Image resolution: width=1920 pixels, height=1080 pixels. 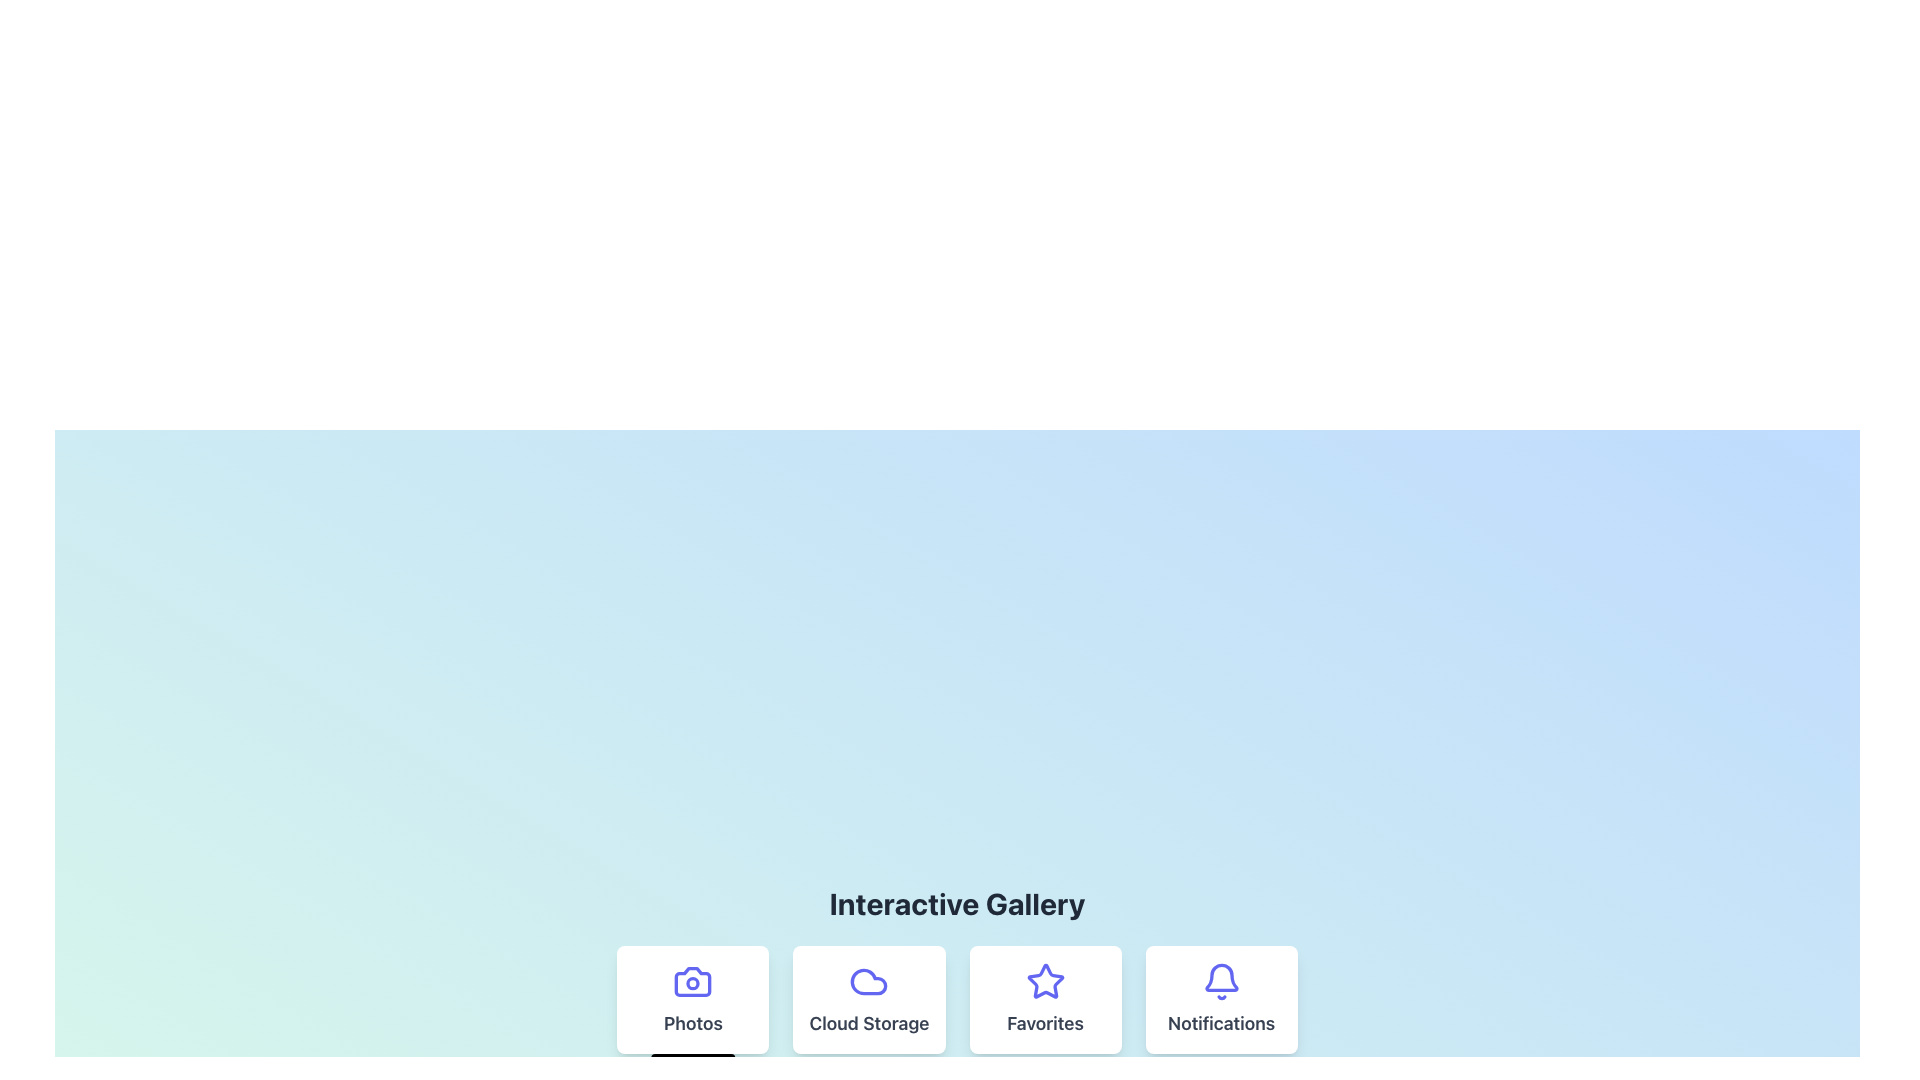 What do you see at coordinates (1044, 980) in the screenshot?
I see `the central star icon with a white background and purple border` at bounding box center [1044, 980].